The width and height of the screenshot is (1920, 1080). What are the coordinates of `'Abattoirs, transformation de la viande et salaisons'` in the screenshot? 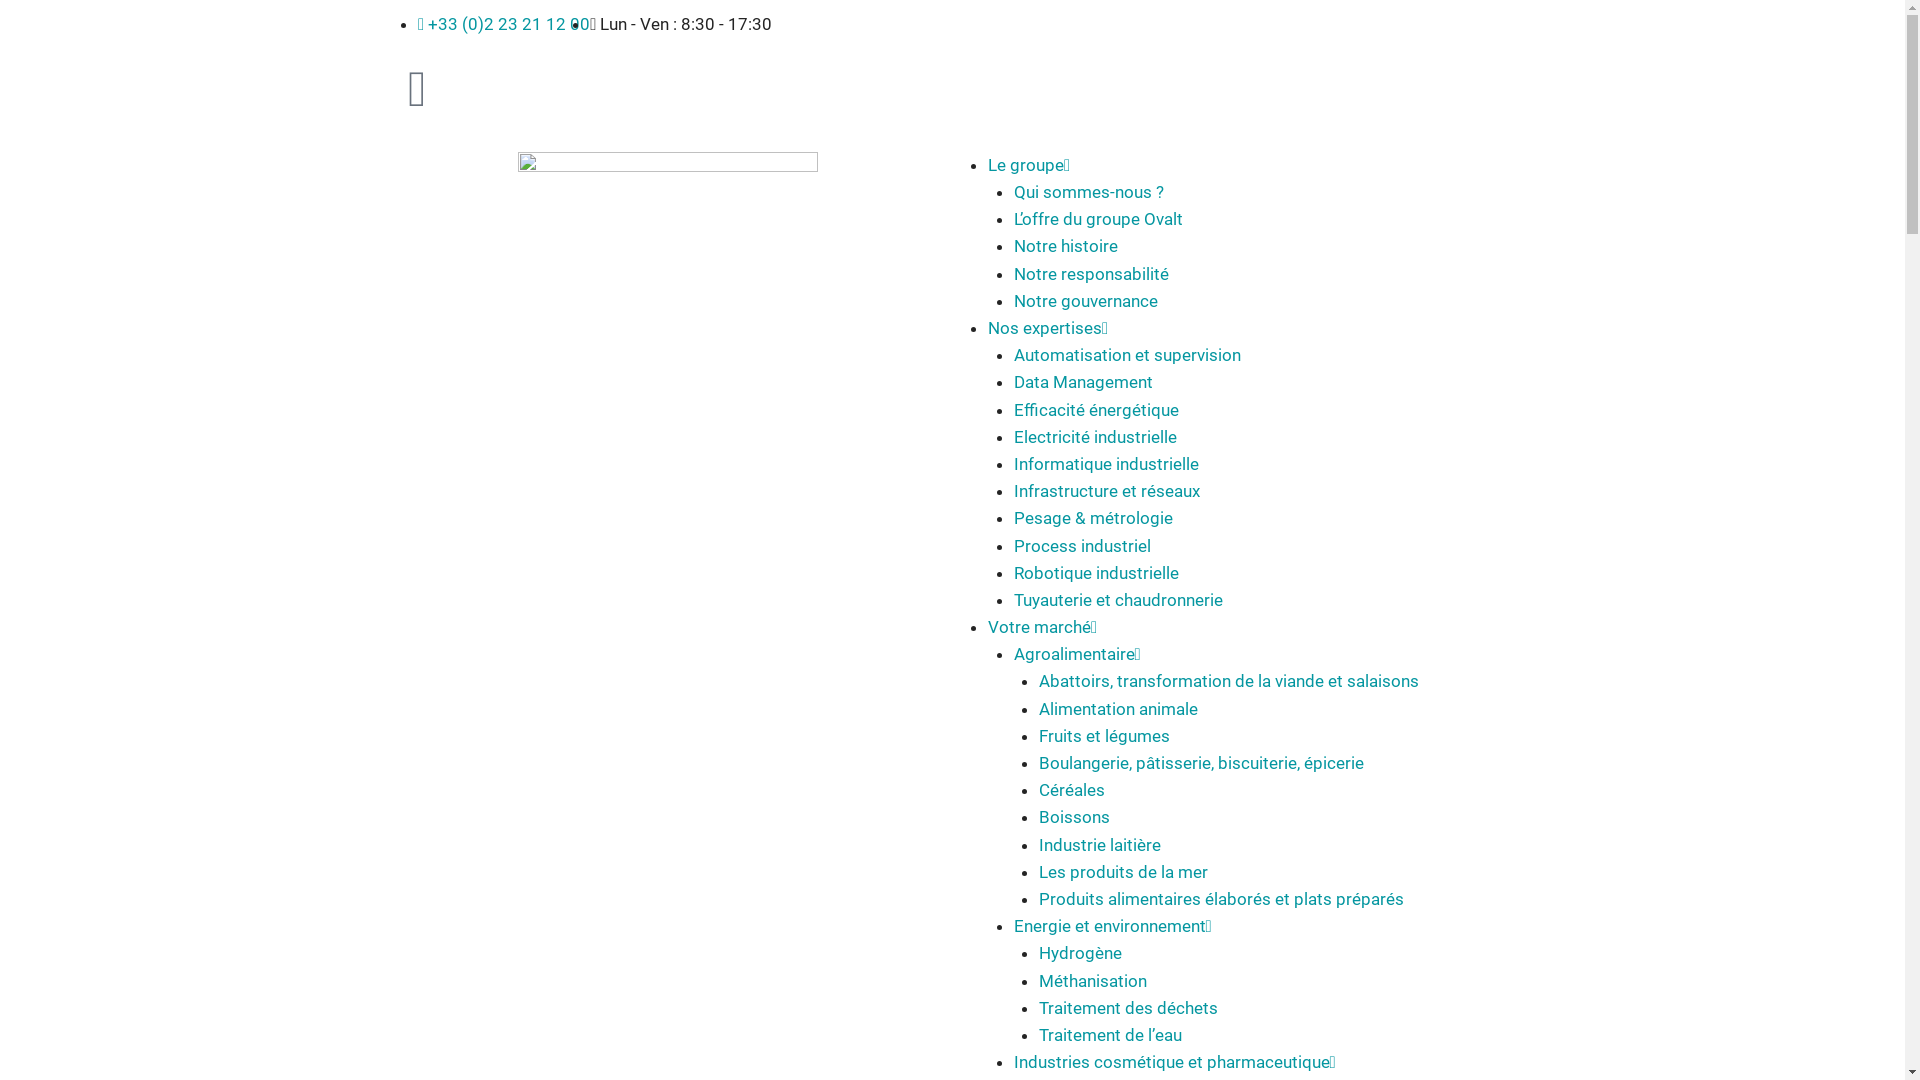 It's located at (1227, 680).